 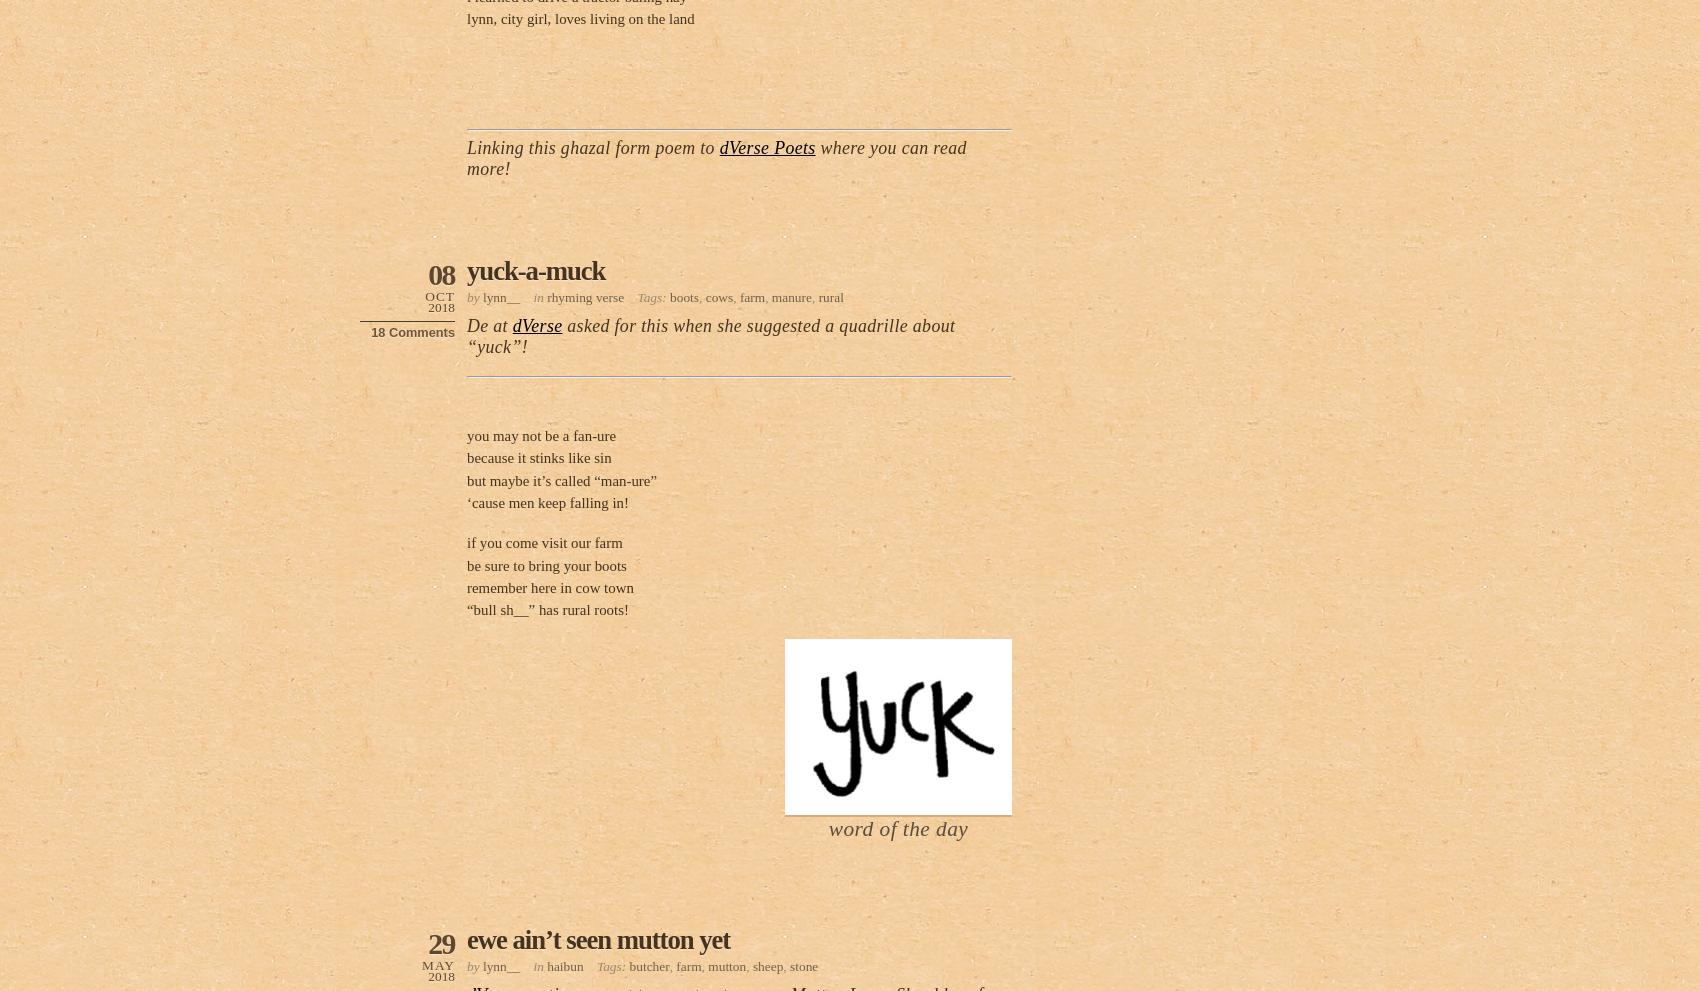 I want to click on 'lynn, city girl, loves living on the land', so click(x=579, y=18).